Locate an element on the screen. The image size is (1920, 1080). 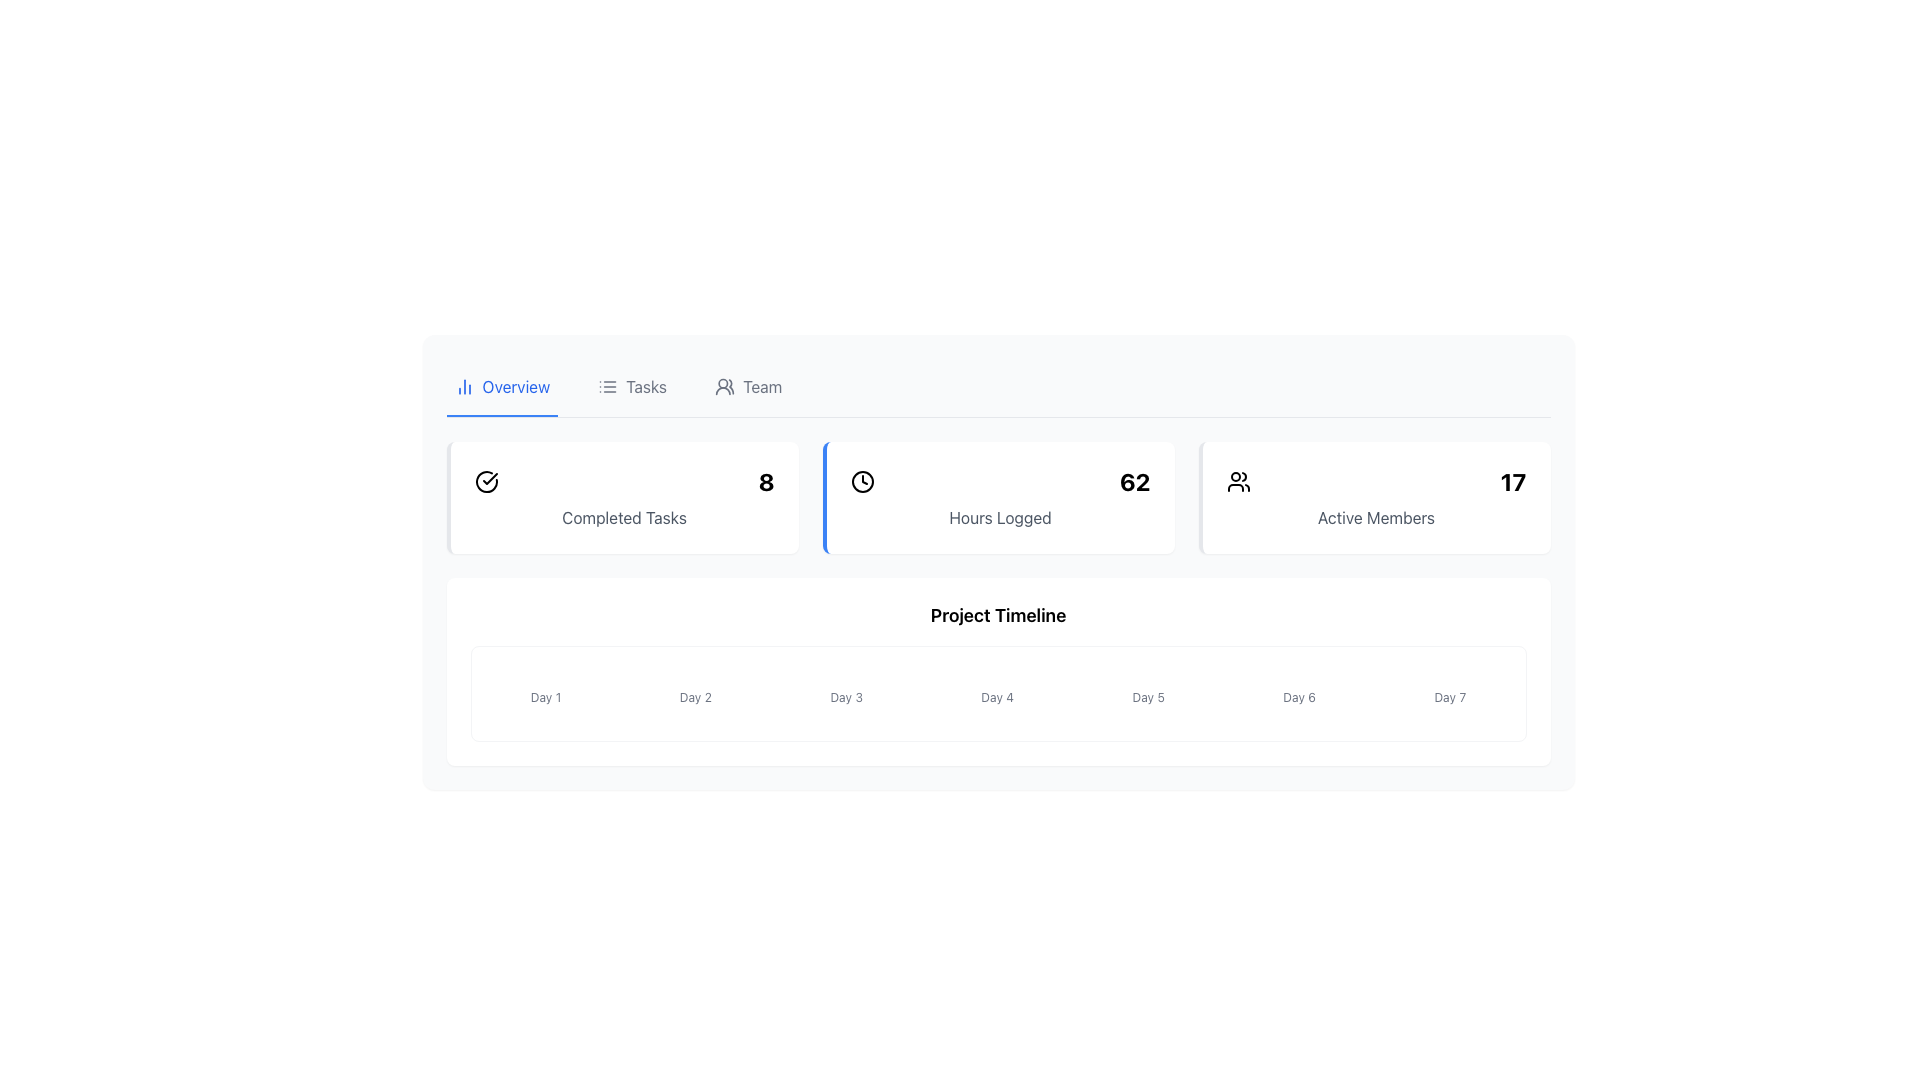
the 'Team' navigation button, which is the third item in the horizontal navigation bar and features an icon of people followed by the label 'Team' is located at coordinates (747, 388).